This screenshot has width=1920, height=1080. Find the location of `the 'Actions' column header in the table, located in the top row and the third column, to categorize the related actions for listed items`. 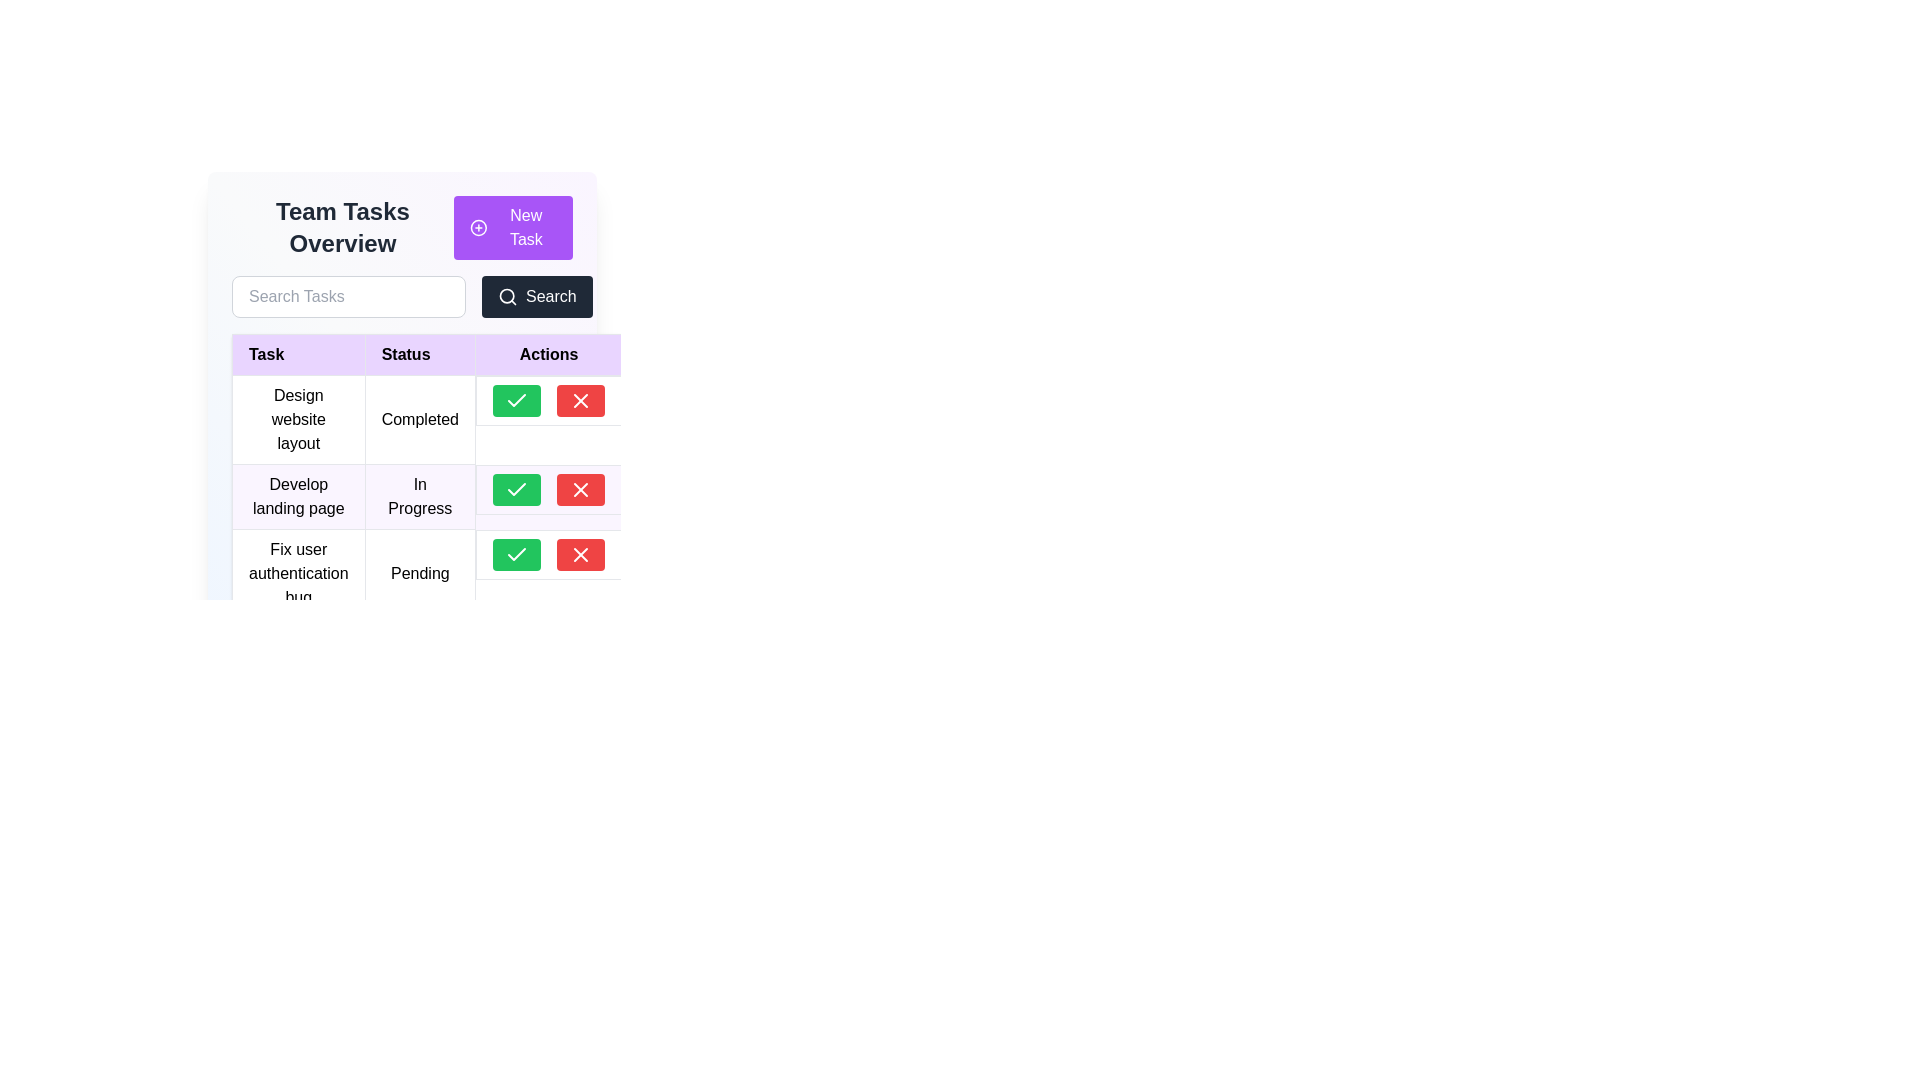

the 'Actions' column header in the table, located in the top row and the third column, to categorize the related actions for listed items is located at coordinates (548, 353).